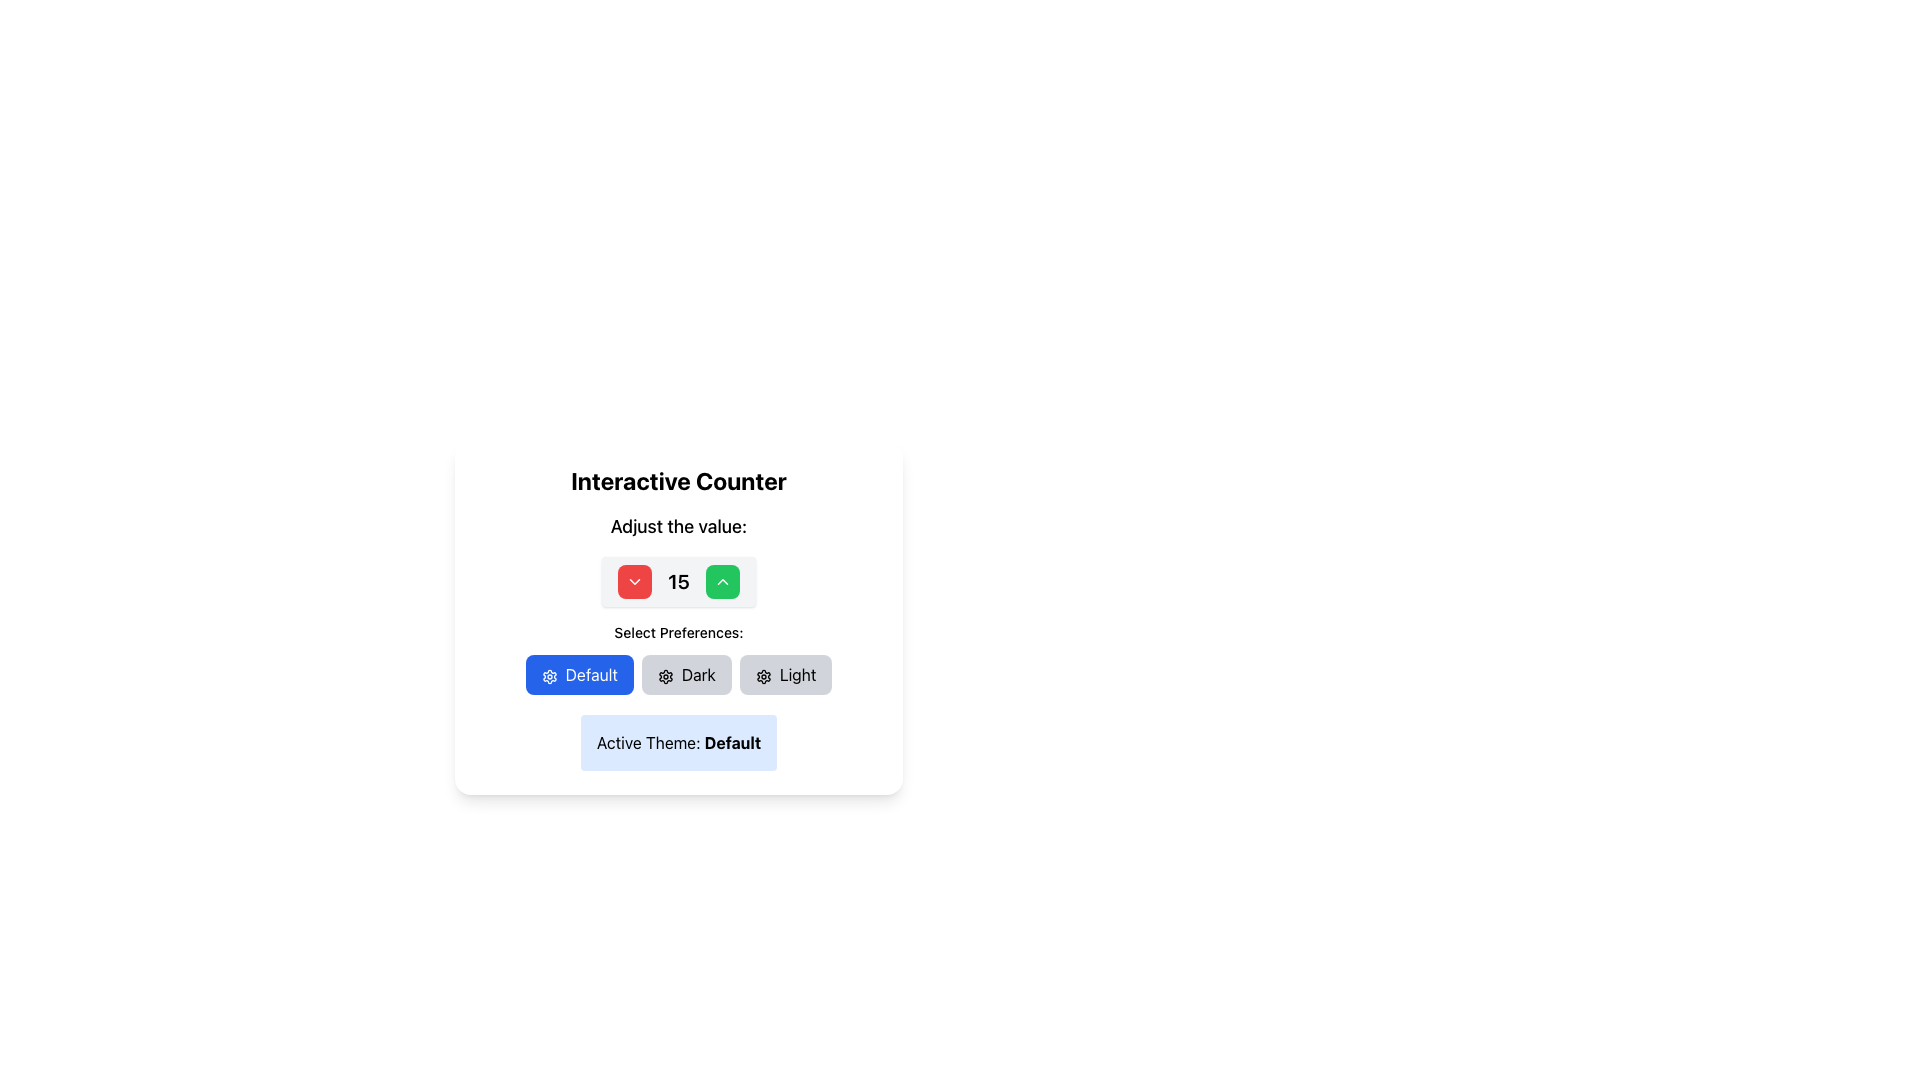 This screenshot has width=1920, height=1080. I want to click on the red button with a white chevron pointing downwards, located to the left of the number '15' label within the 'Interactive Counter' component, so click(634, 582).